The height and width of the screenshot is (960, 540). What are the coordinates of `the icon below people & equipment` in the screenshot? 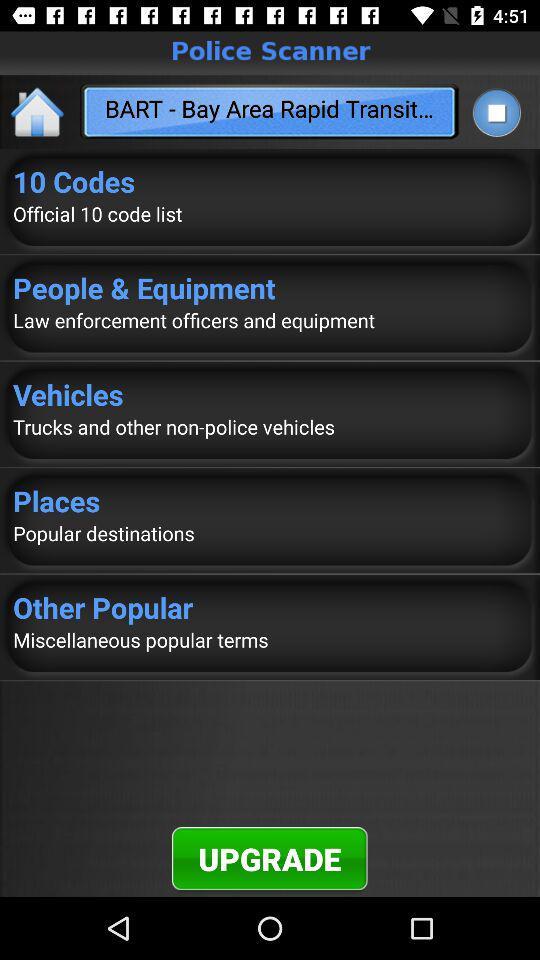 It's located at (270, 320).